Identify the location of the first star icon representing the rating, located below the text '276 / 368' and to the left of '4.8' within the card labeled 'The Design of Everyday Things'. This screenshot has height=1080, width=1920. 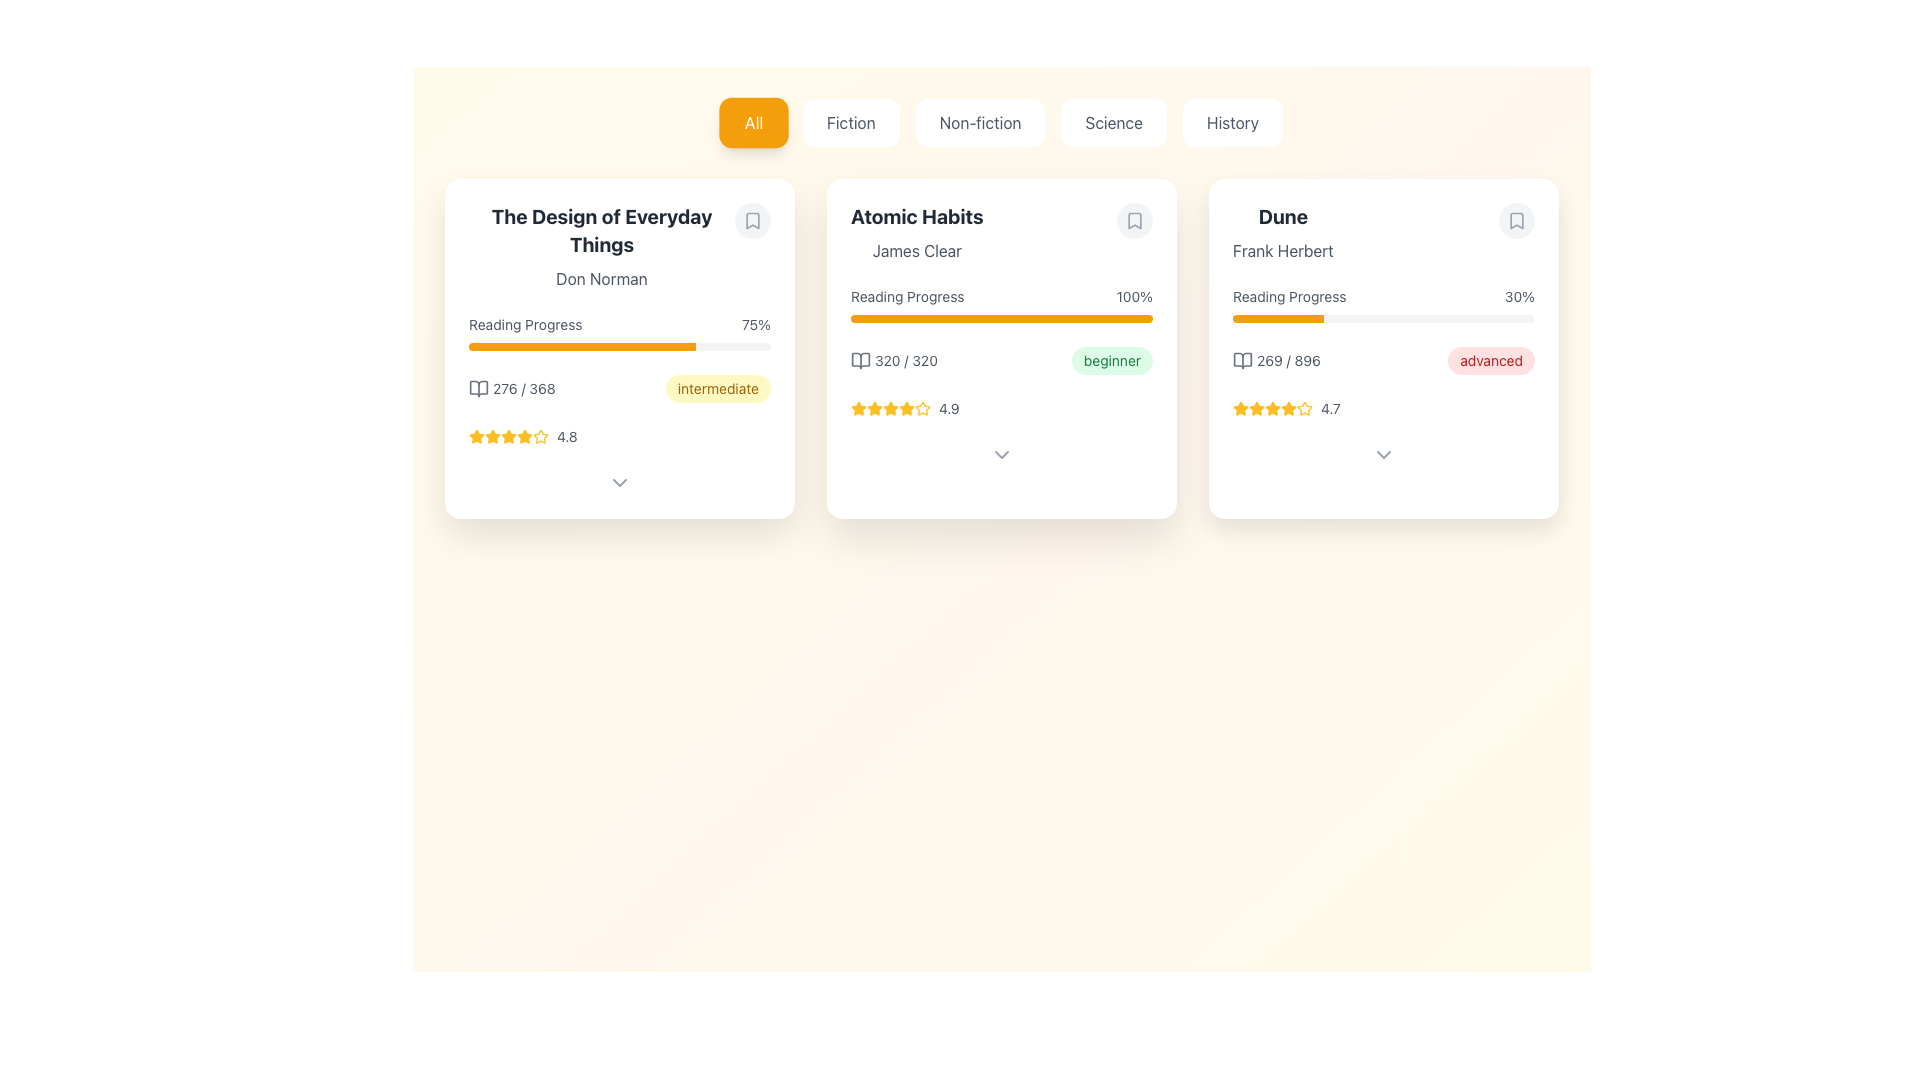
(475, 435).